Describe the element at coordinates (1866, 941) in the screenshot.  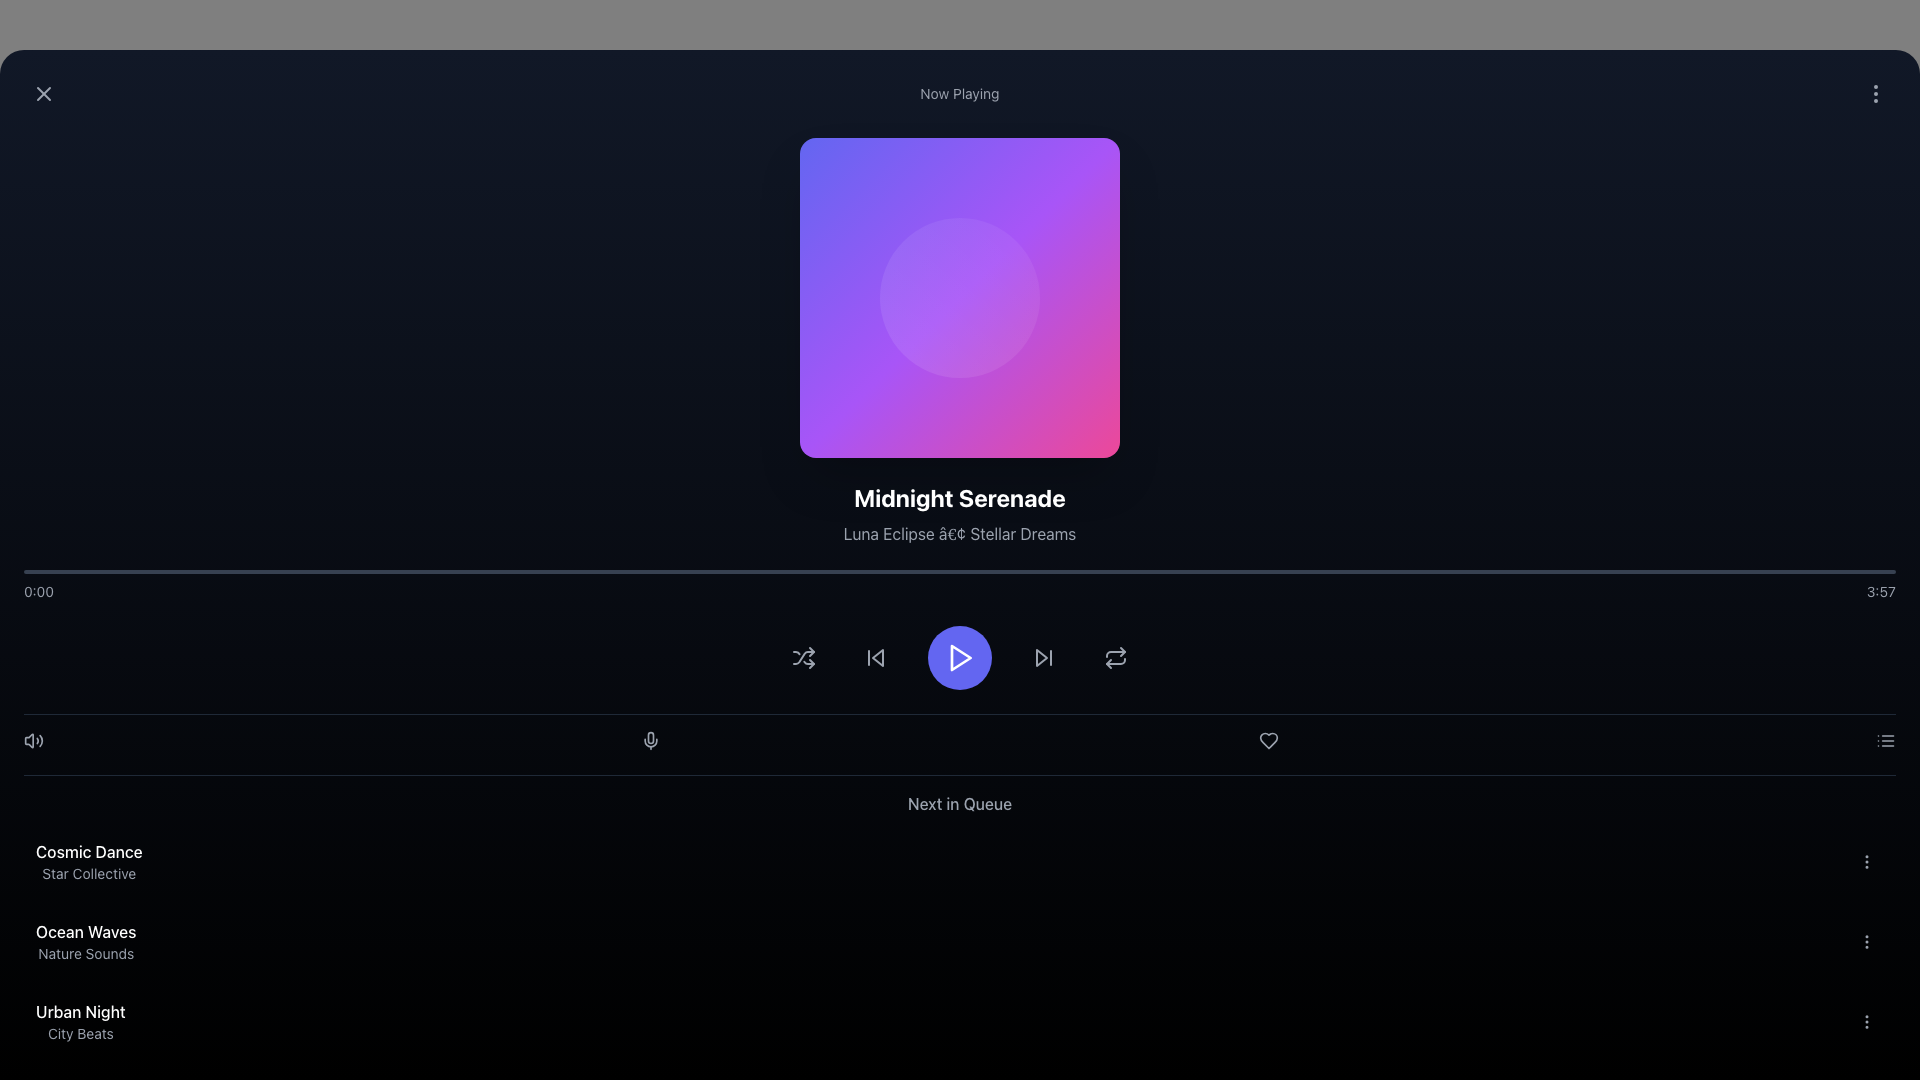
I see `the vertical ellipsis icon, which is characterized by three light gray dots arranged in a column, located in the bottom-right corner of the user interface, to potentially display a tooltip or visual feedback` at that location.